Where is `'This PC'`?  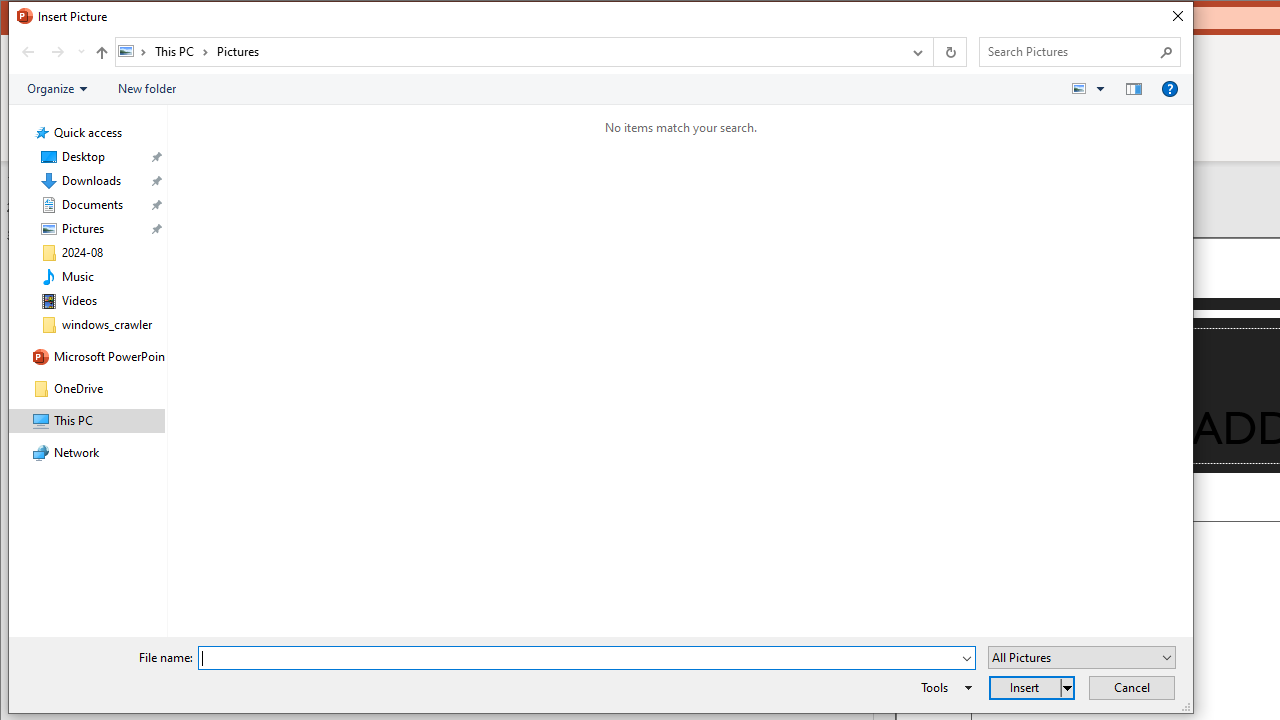
'This PC' is located at coordinates (181, 50).